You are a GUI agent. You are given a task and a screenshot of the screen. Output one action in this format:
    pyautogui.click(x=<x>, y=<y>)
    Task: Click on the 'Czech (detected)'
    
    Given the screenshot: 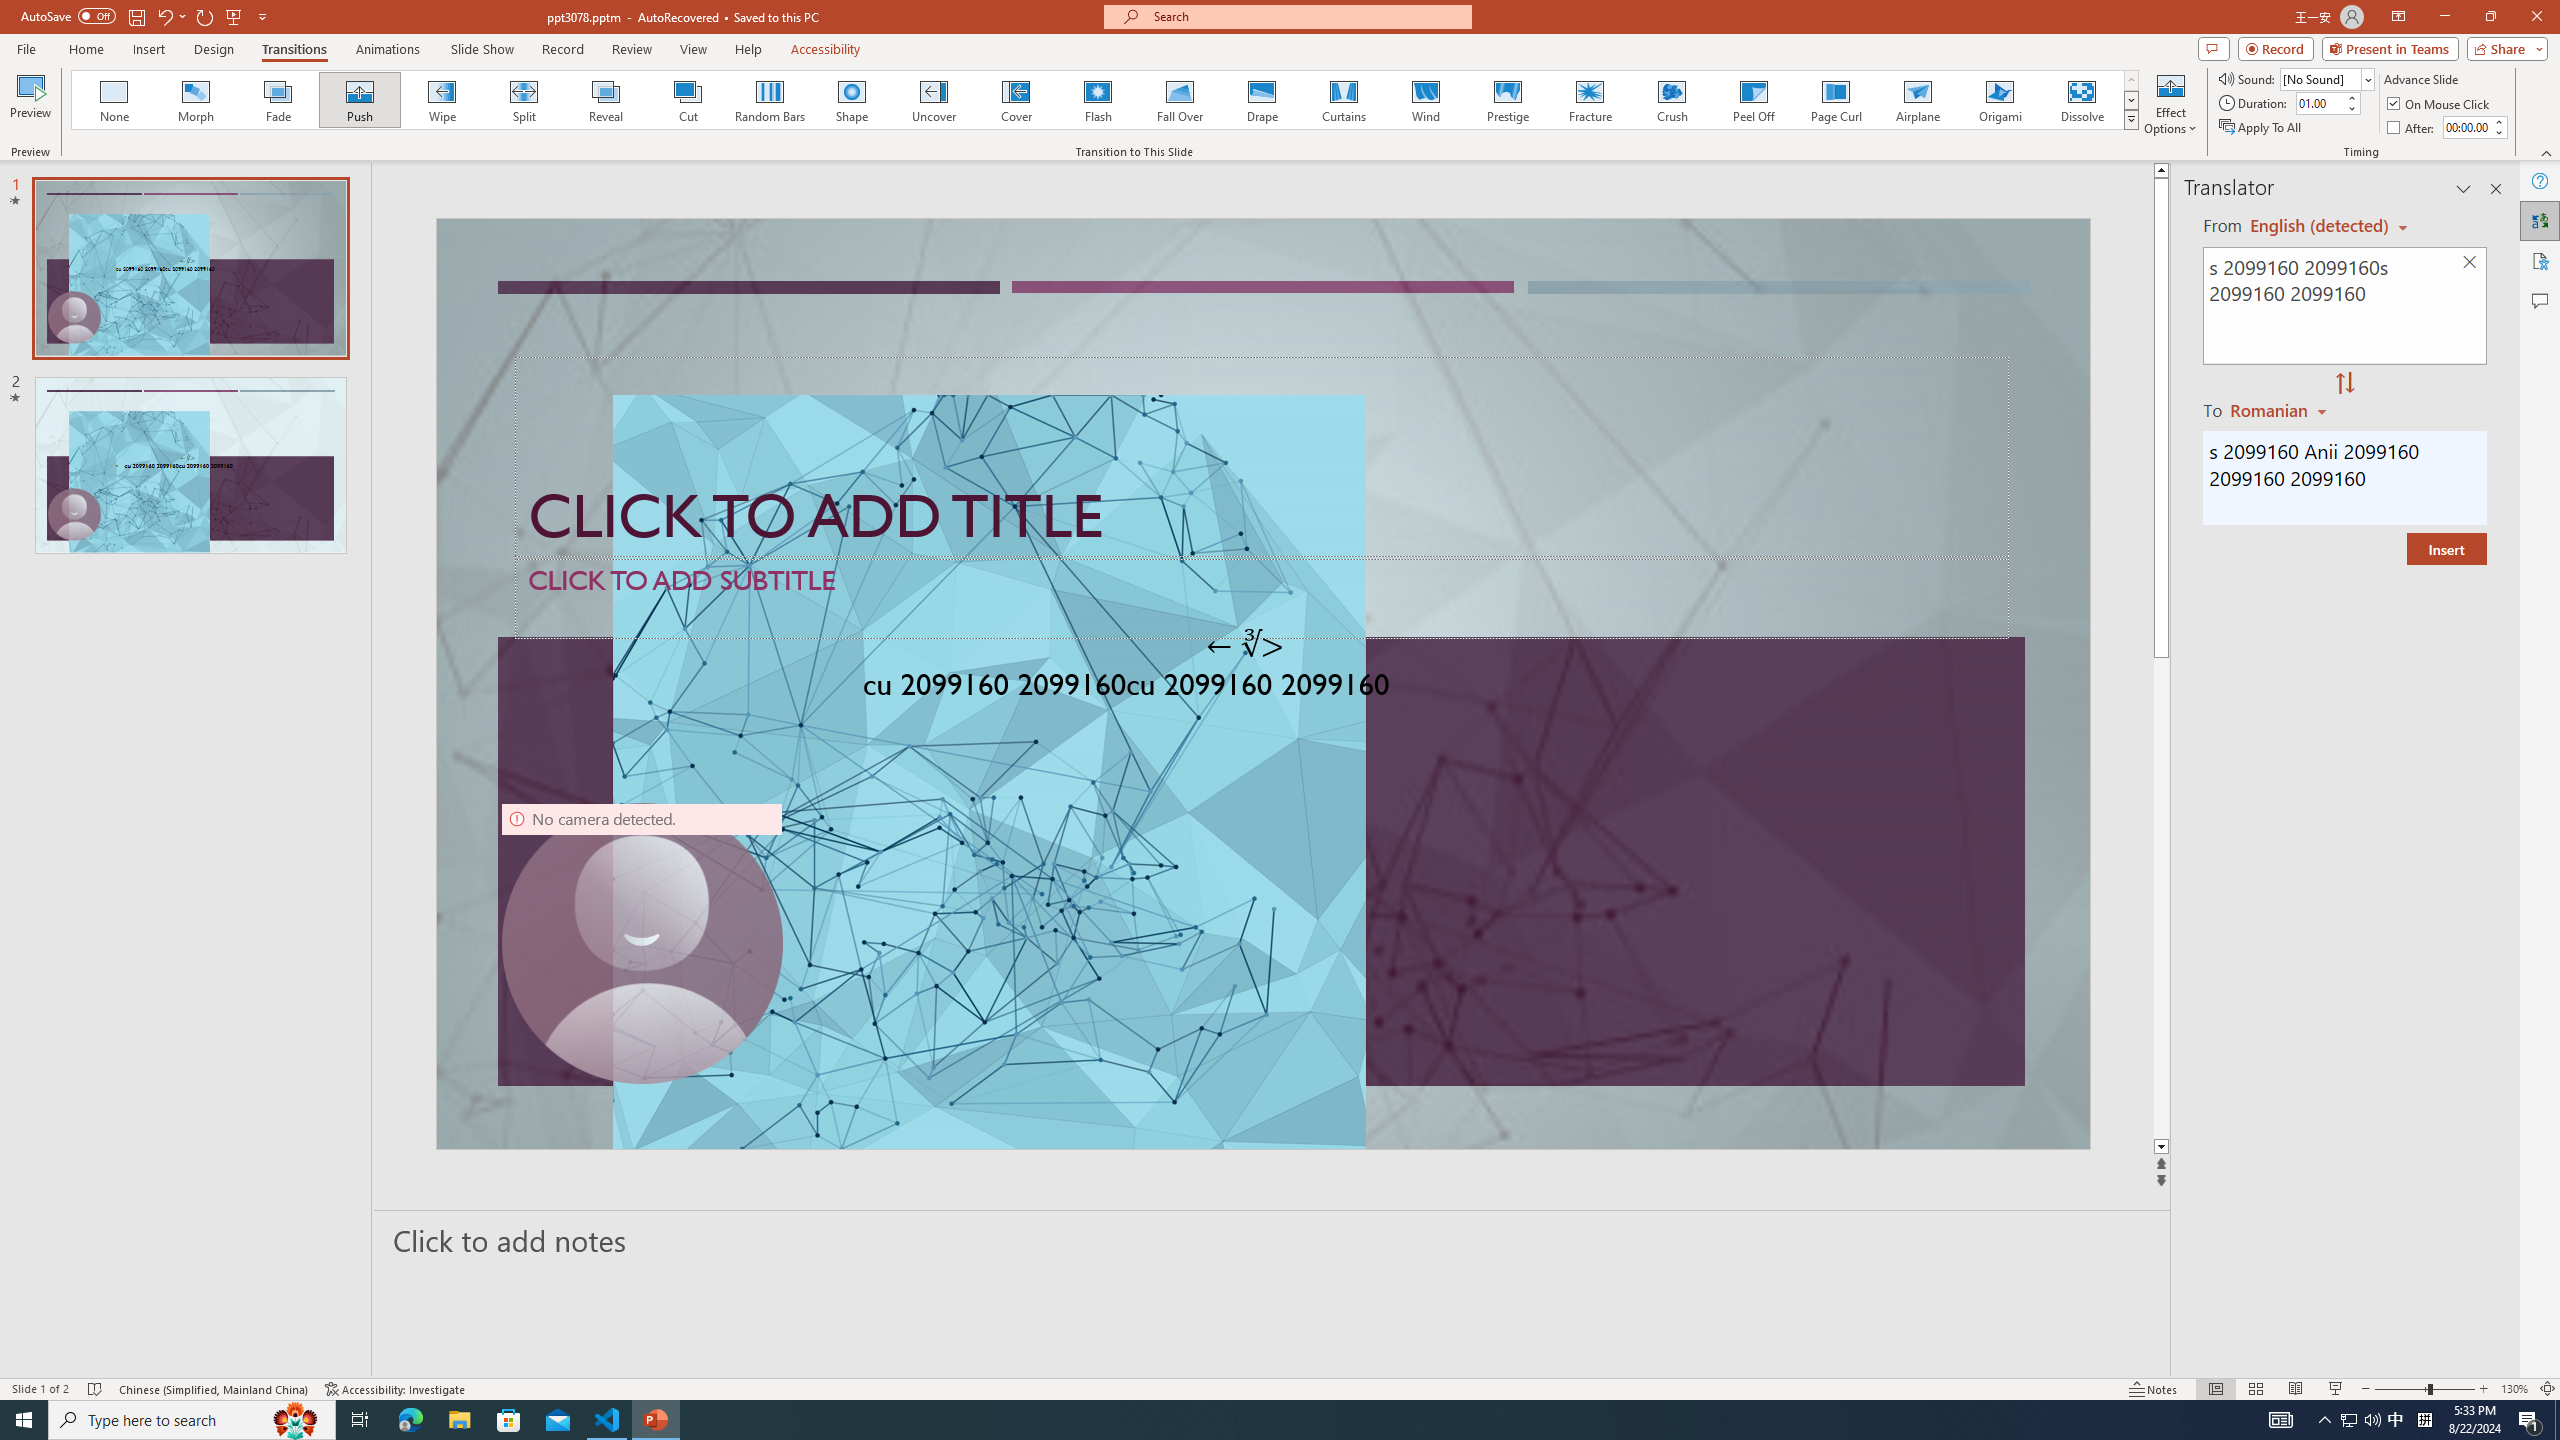 What is the action you would take?
    pyautogui.click(x=2319, y=225)
    